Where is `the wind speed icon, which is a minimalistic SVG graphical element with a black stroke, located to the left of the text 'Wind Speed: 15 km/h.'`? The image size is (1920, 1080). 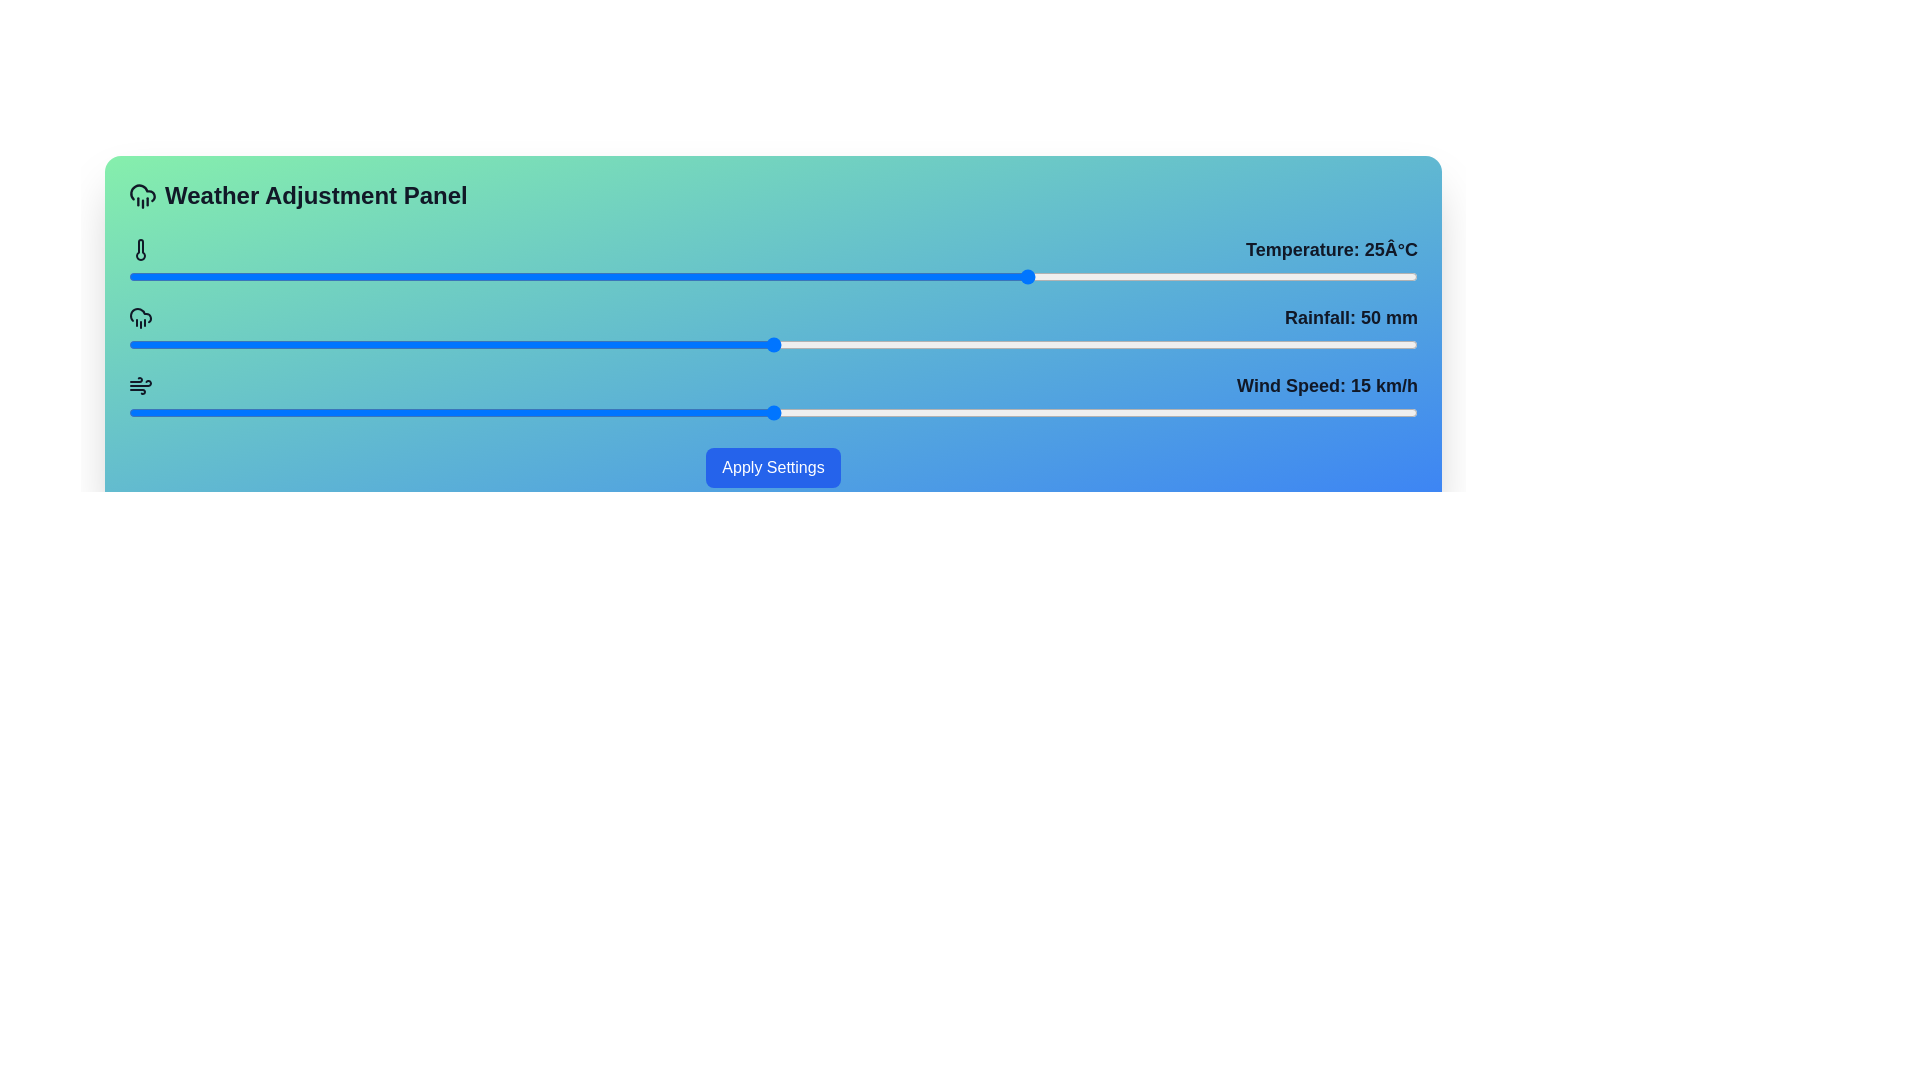 the wind speed icon, which is a minimalistic SVG graphical element with a black stroke, located to the left of the text 'Wind Speed: 15 km/h.' is located at coordinates (139, 385).